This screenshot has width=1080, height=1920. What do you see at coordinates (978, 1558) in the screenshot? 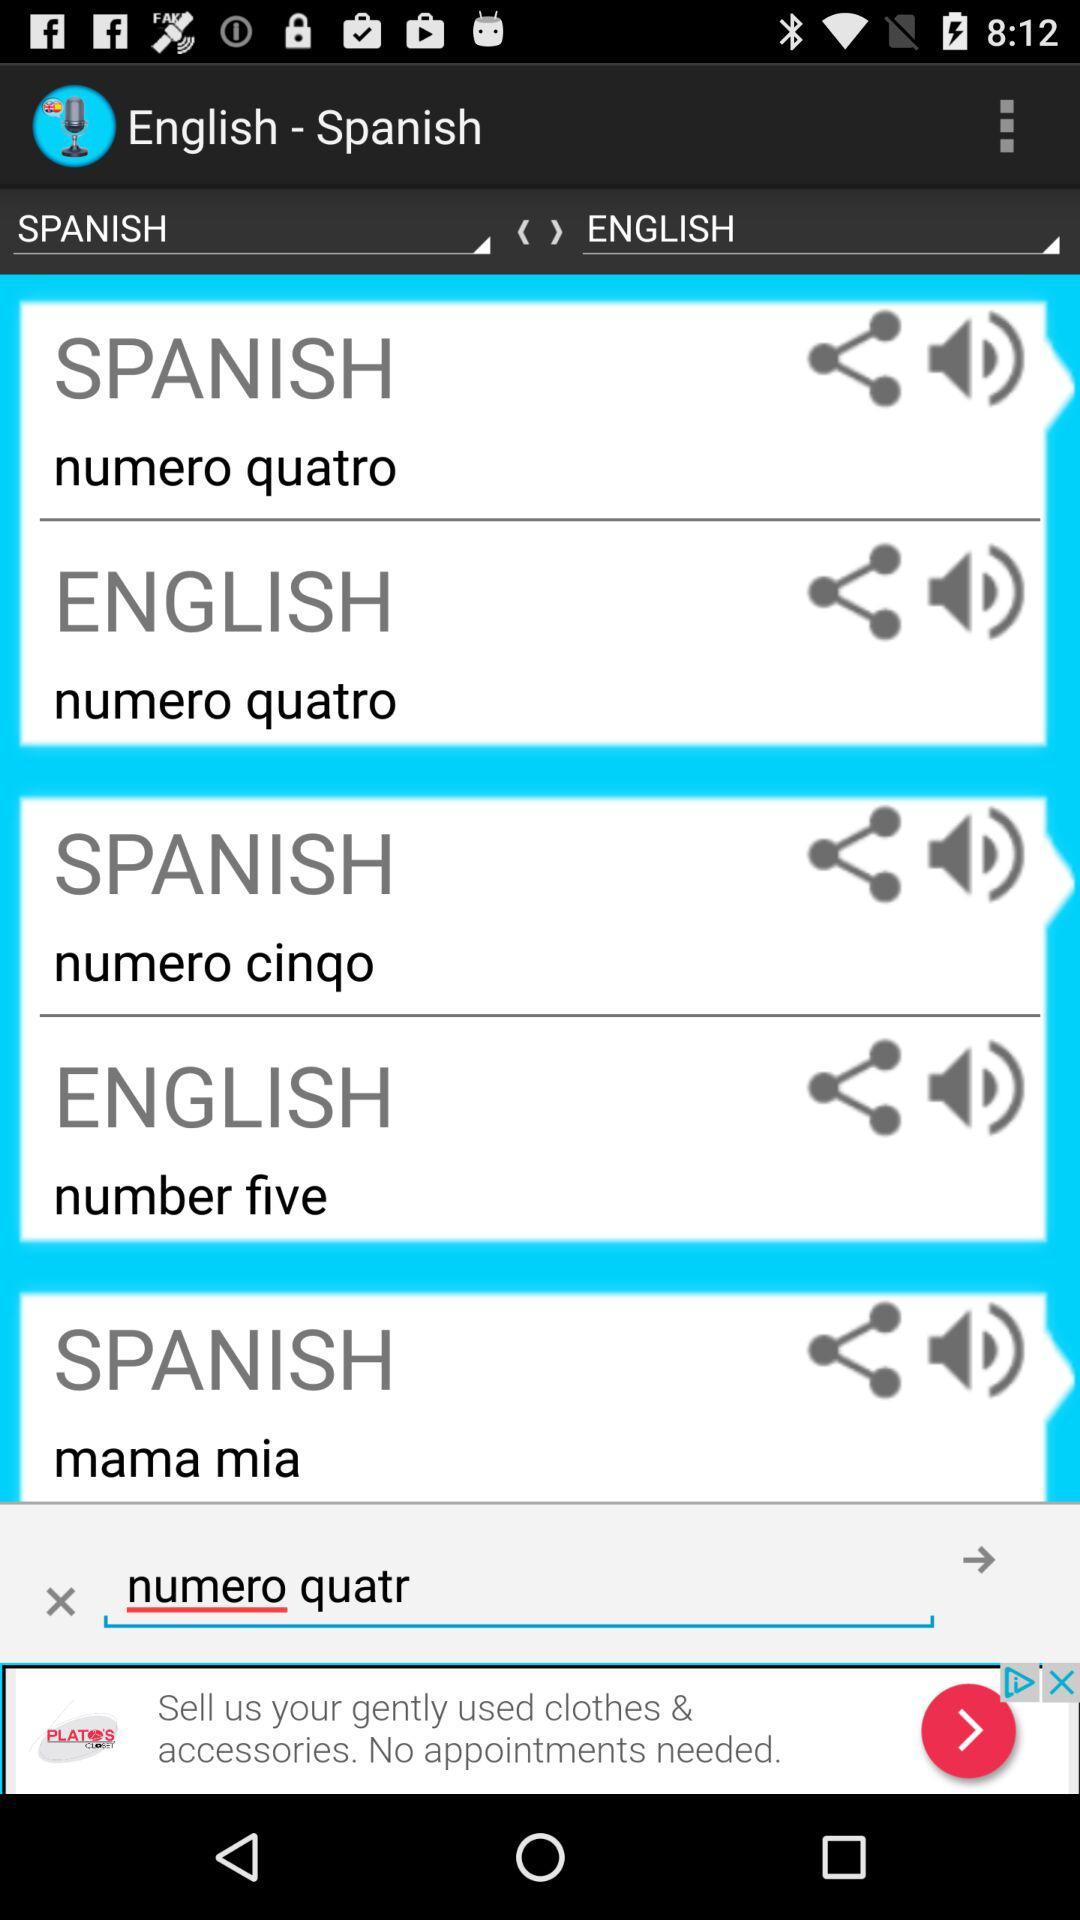
I see `go forward submit` at bounding box center [978, 1558].